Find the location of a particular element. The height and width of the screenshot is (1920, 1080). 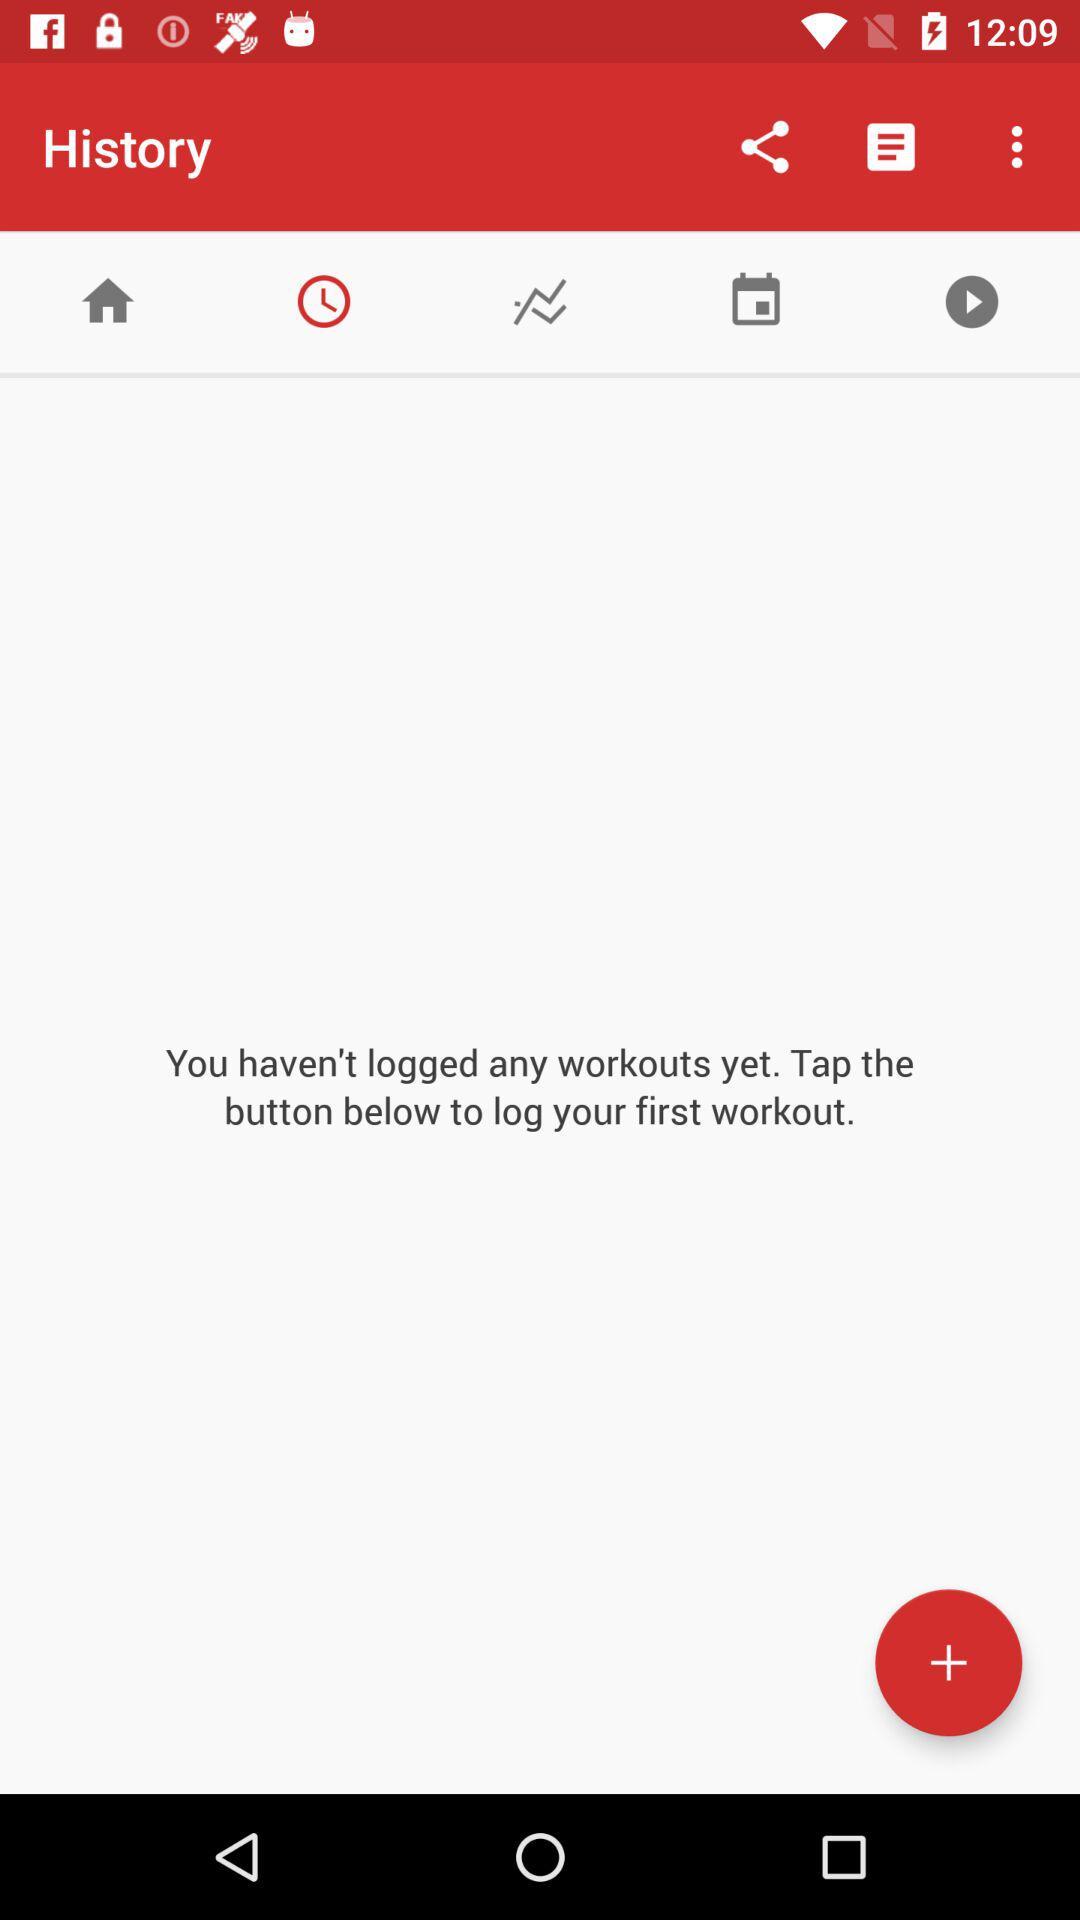

history tab is located at coordinates (323, 300).